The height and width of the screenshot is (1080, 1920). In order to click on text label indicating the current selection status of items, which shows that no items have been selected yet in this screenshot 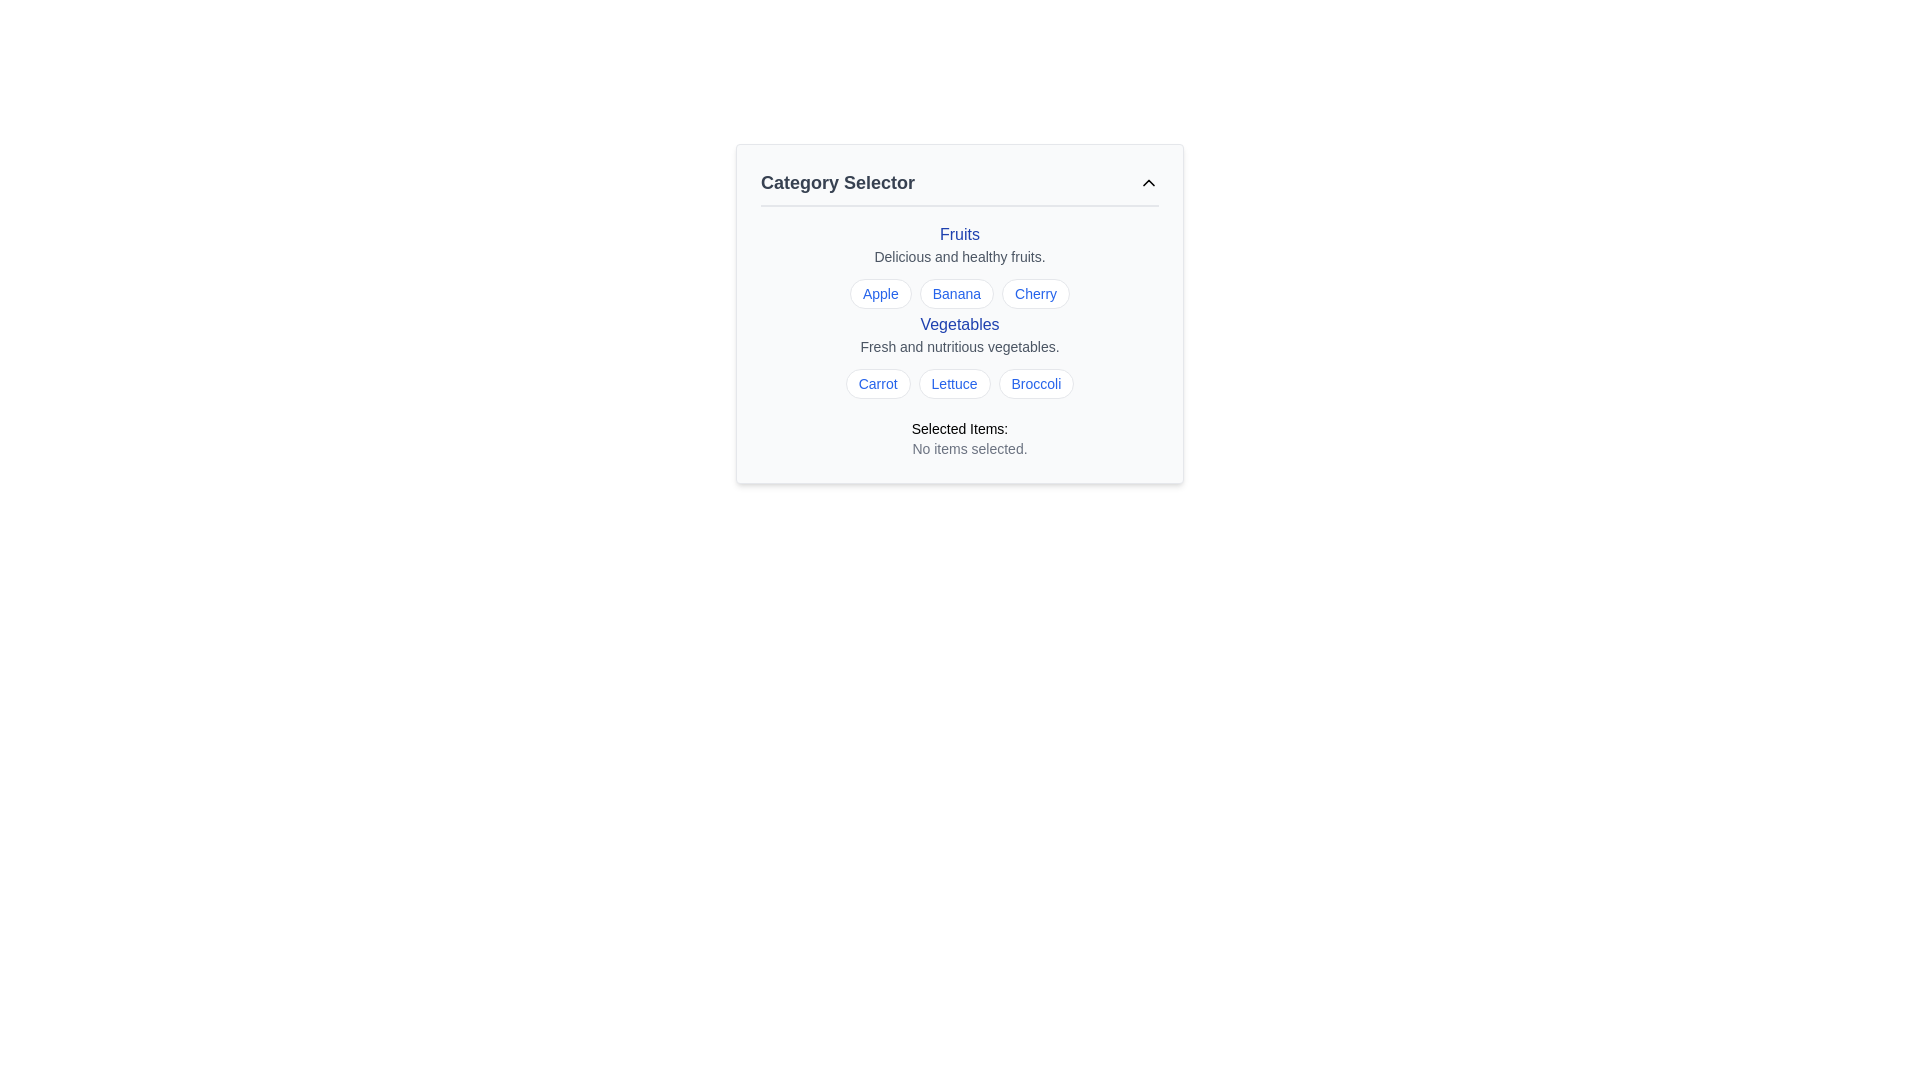, I will do `click(969, 447)`.